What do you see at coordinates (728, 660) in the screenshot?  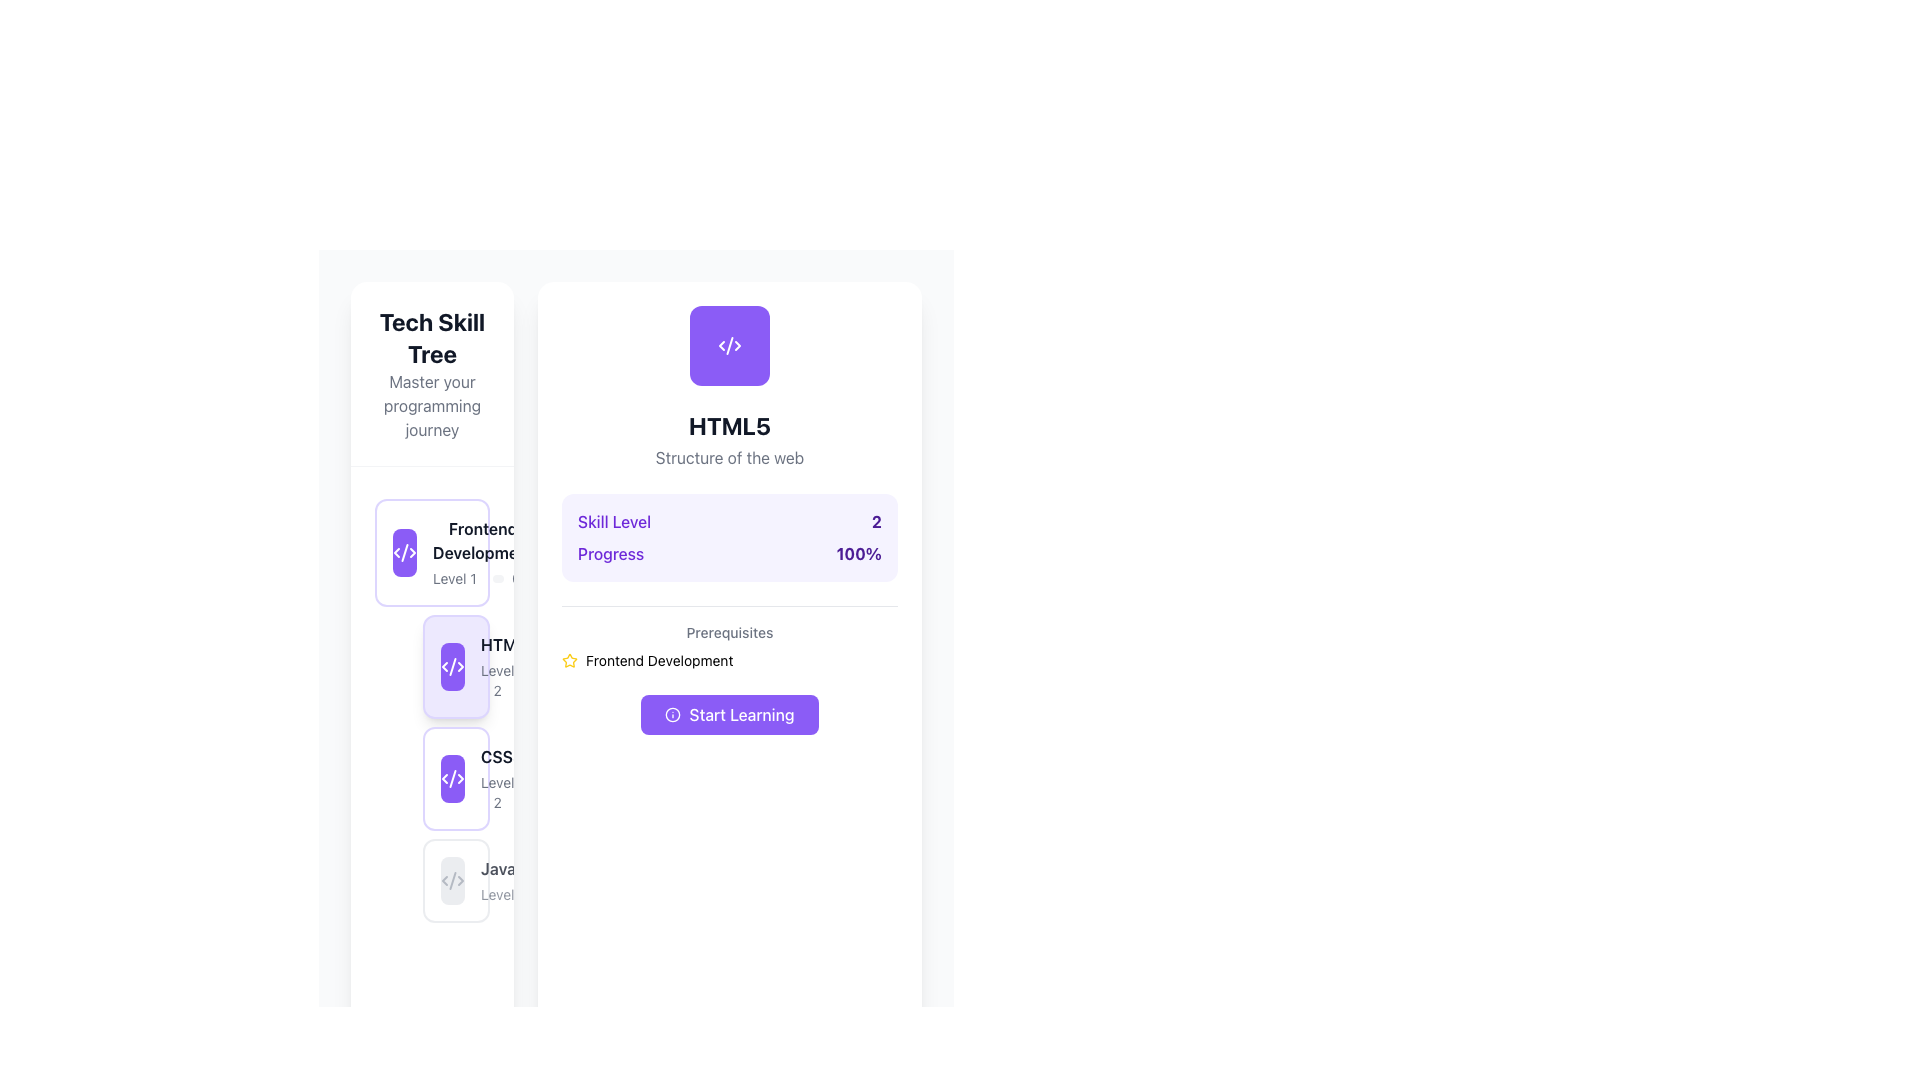 I see `text of the 'Frontend Development' label located in the prerequisites section of the HTML5 skill description card, which is the first listed prerequisite item` at bounding box center [728, 660].